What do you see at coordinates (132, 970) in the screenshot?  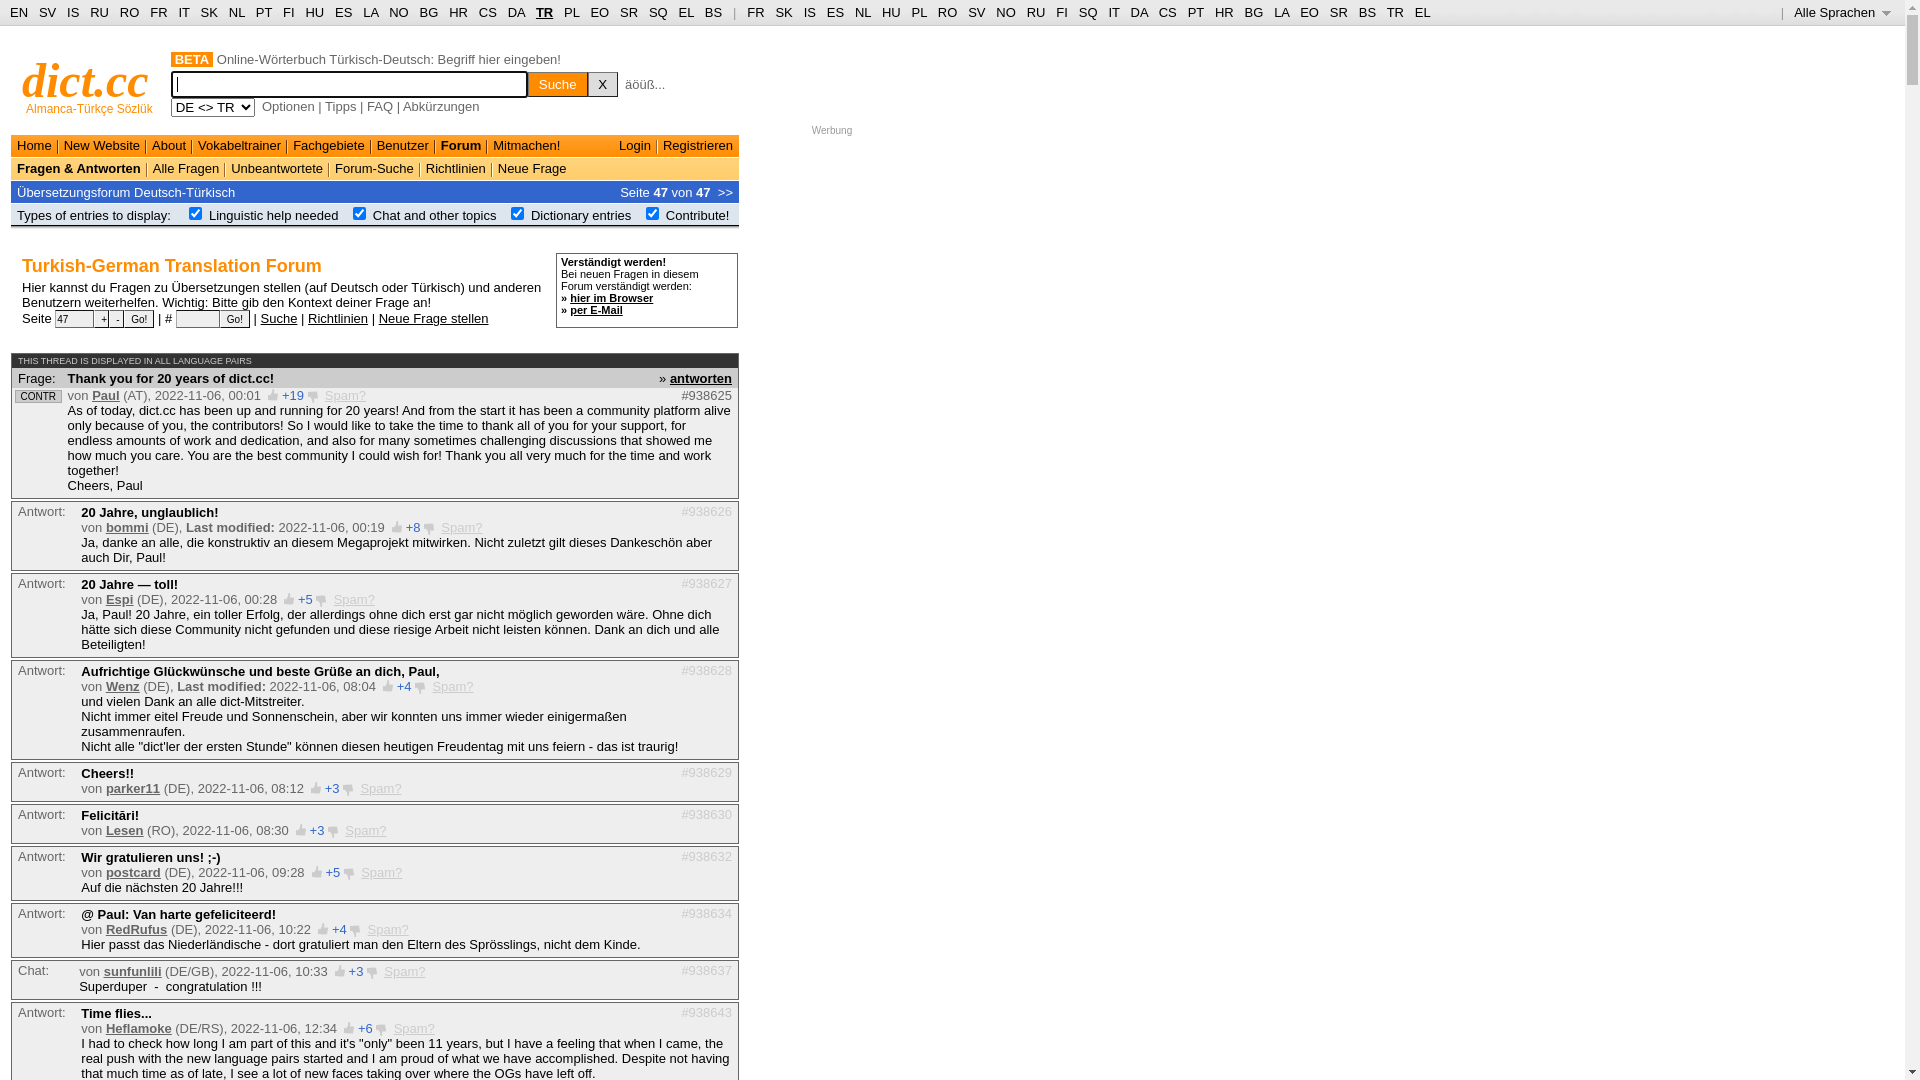 I see `'sunfunlili'` at bounding box center [132, 970].